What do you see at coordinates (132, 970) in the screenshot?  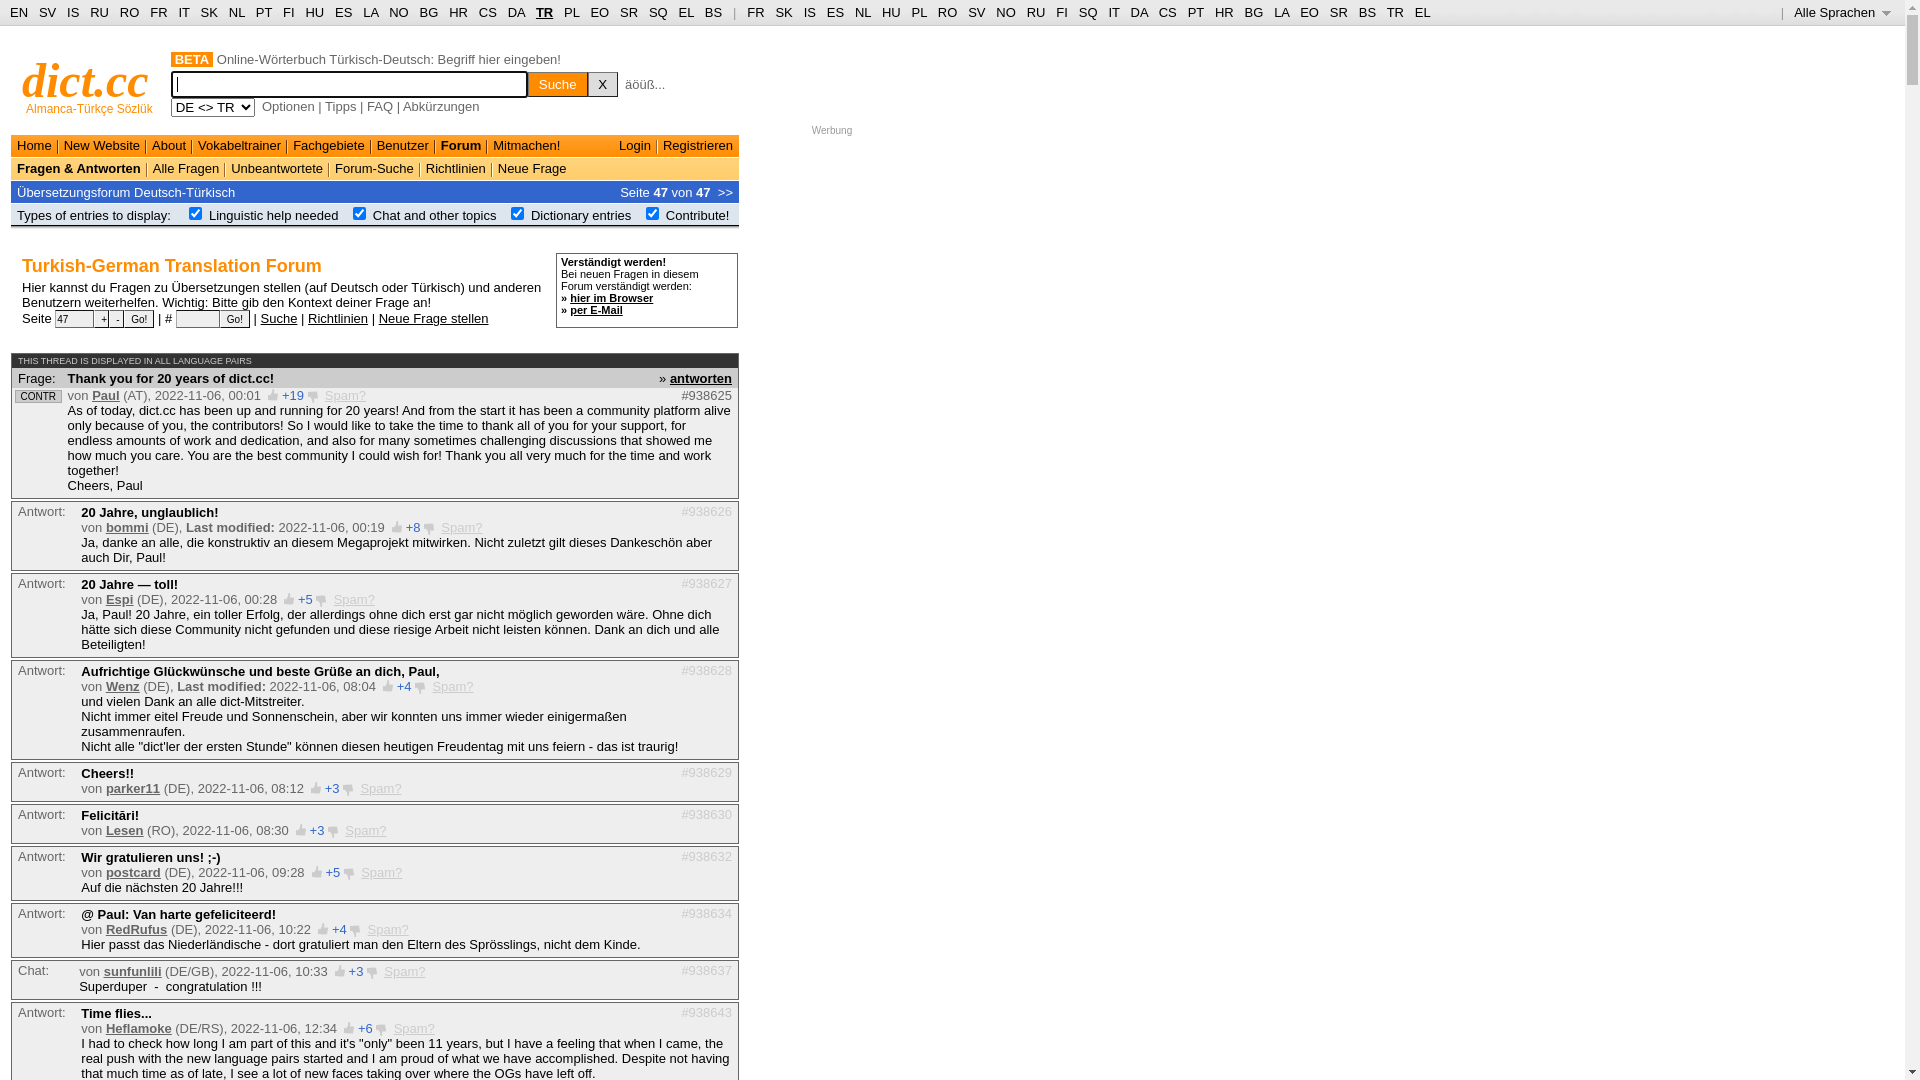 I see `'sunfunlili'` at bounding box center [132, 970].